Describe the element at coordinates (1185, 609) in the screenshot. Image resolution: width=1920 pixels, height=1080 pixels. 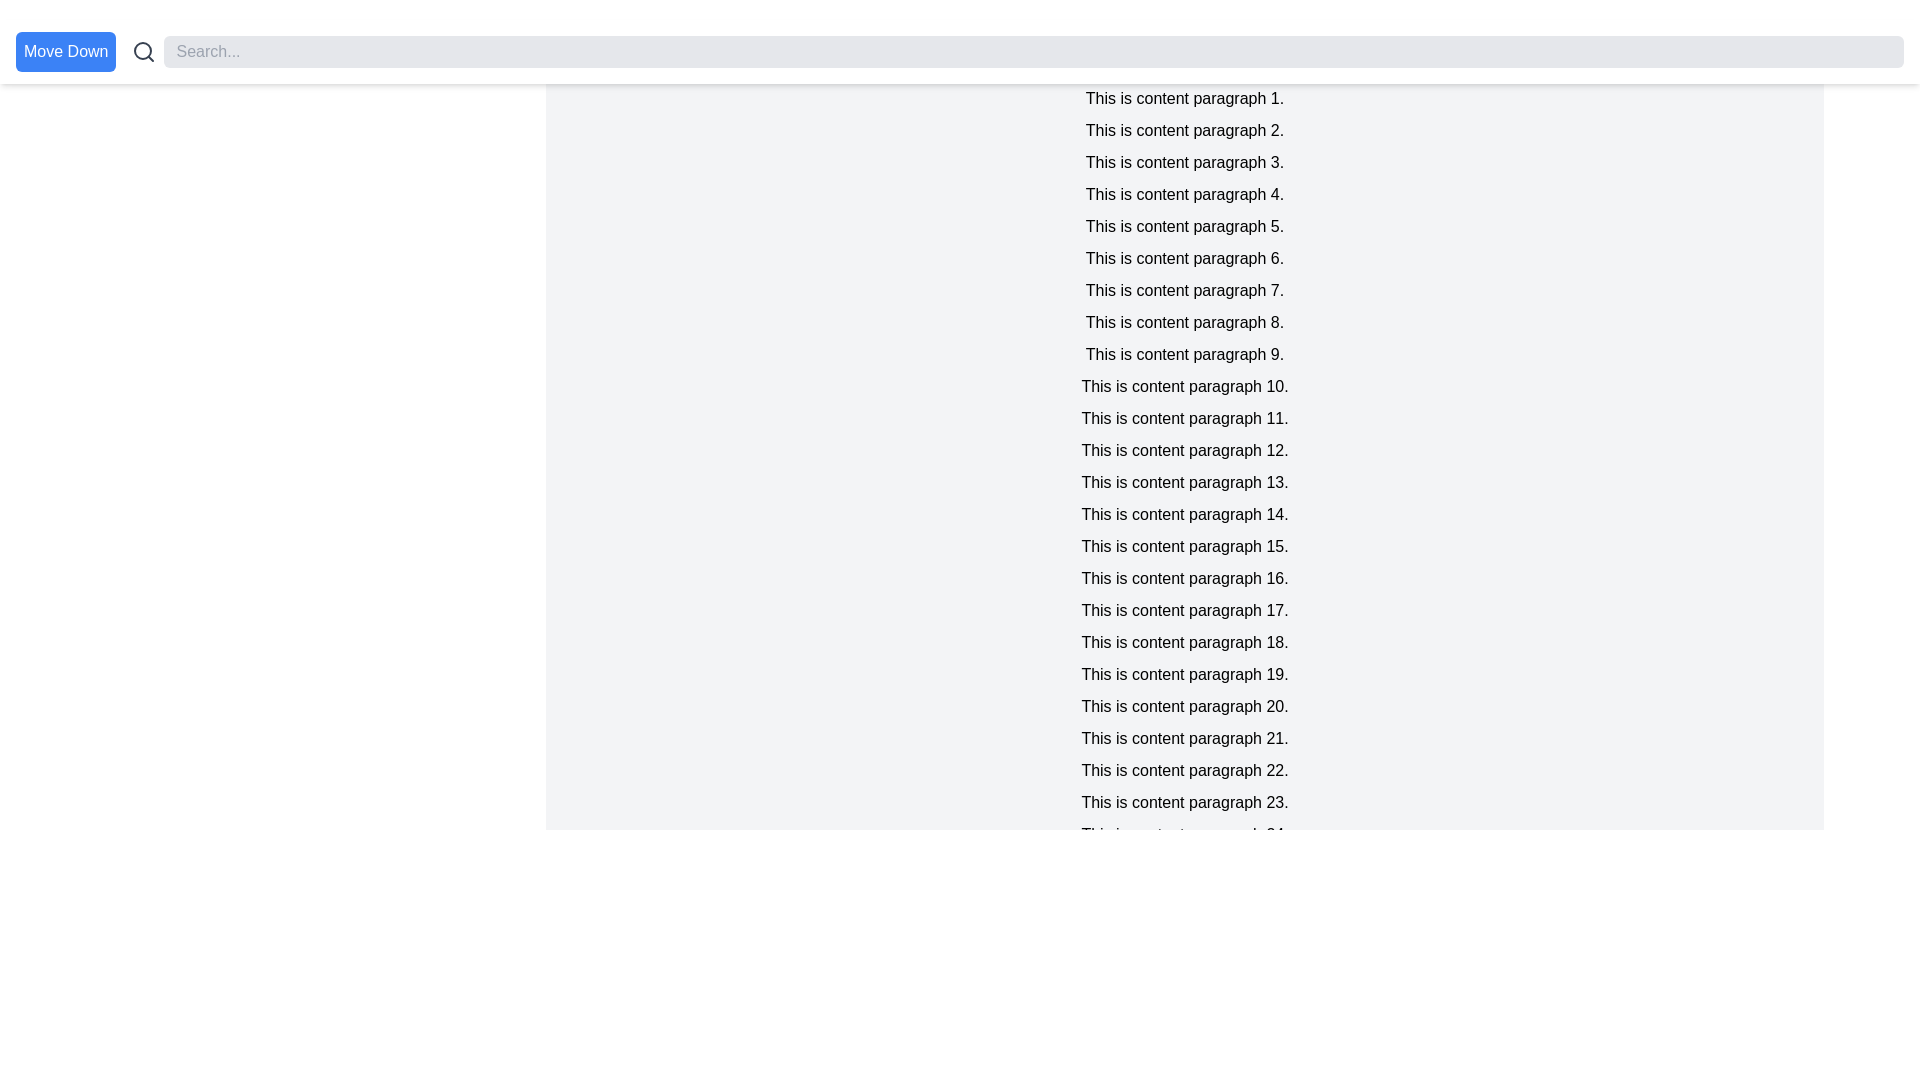
I see `the text element displaying 'This is content paragraph 17.' located in the vertical list of paragraphs` at that location.